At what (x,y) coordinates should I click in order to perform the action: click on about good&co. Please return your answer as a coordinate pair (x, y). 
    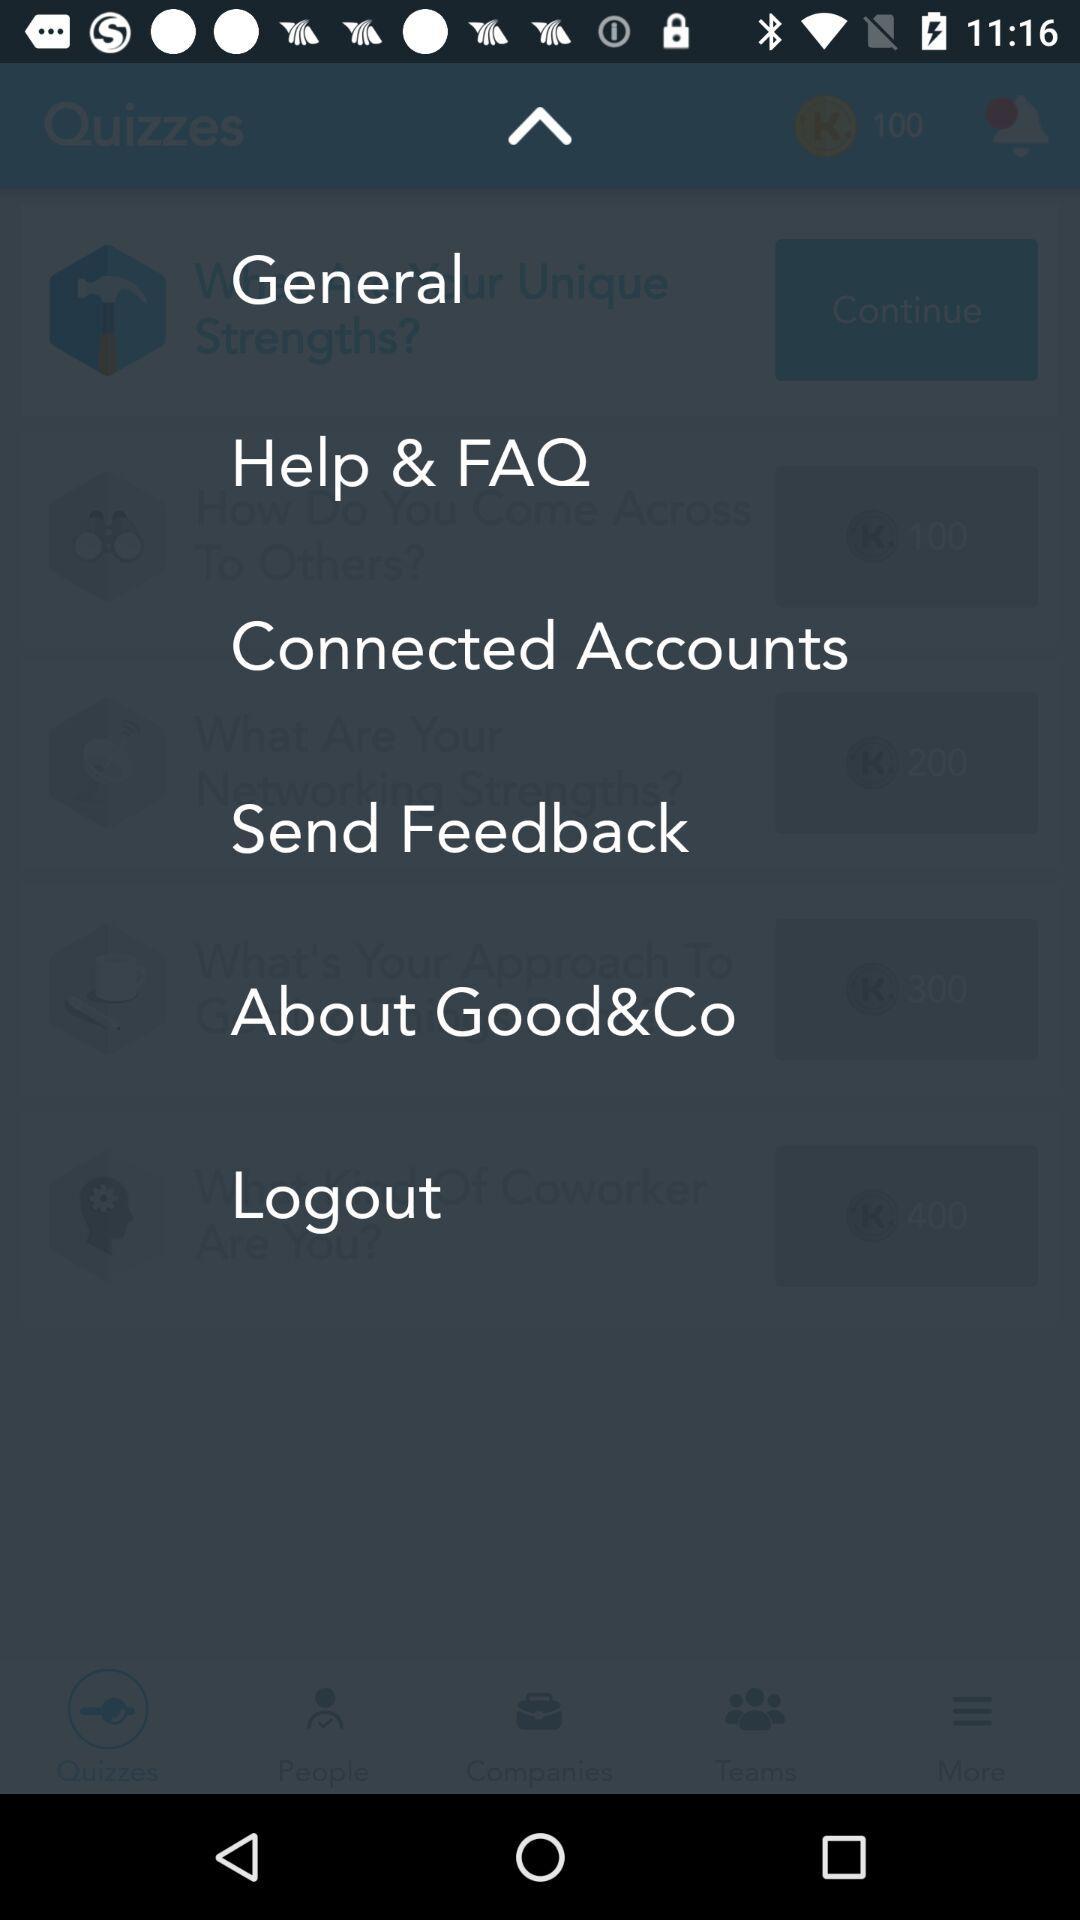
    Looking at the image, I should click on (538, 1012).